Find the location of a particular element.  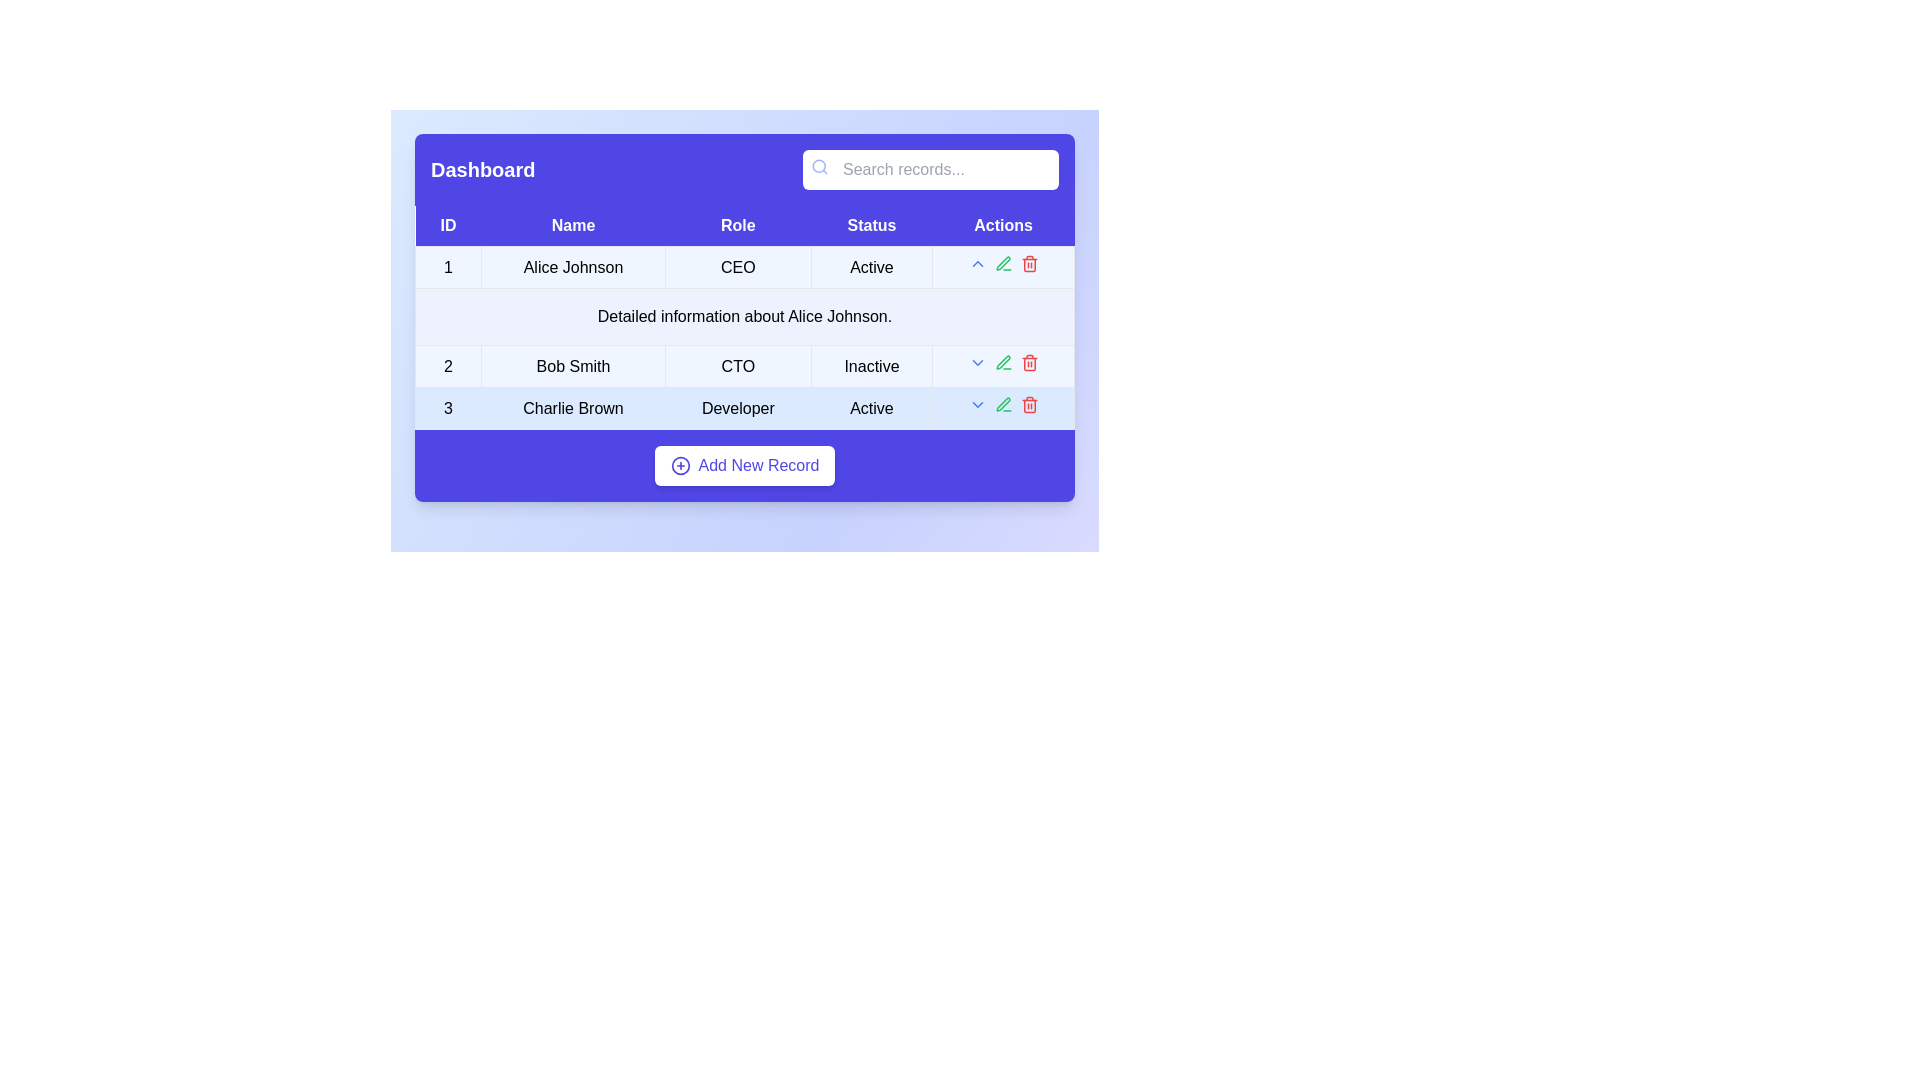

the table cell containing the text '3' in the first column under the 'ID' header, which is part of the third row for 'Charlie Brown' is located at coordinates (447, 407).